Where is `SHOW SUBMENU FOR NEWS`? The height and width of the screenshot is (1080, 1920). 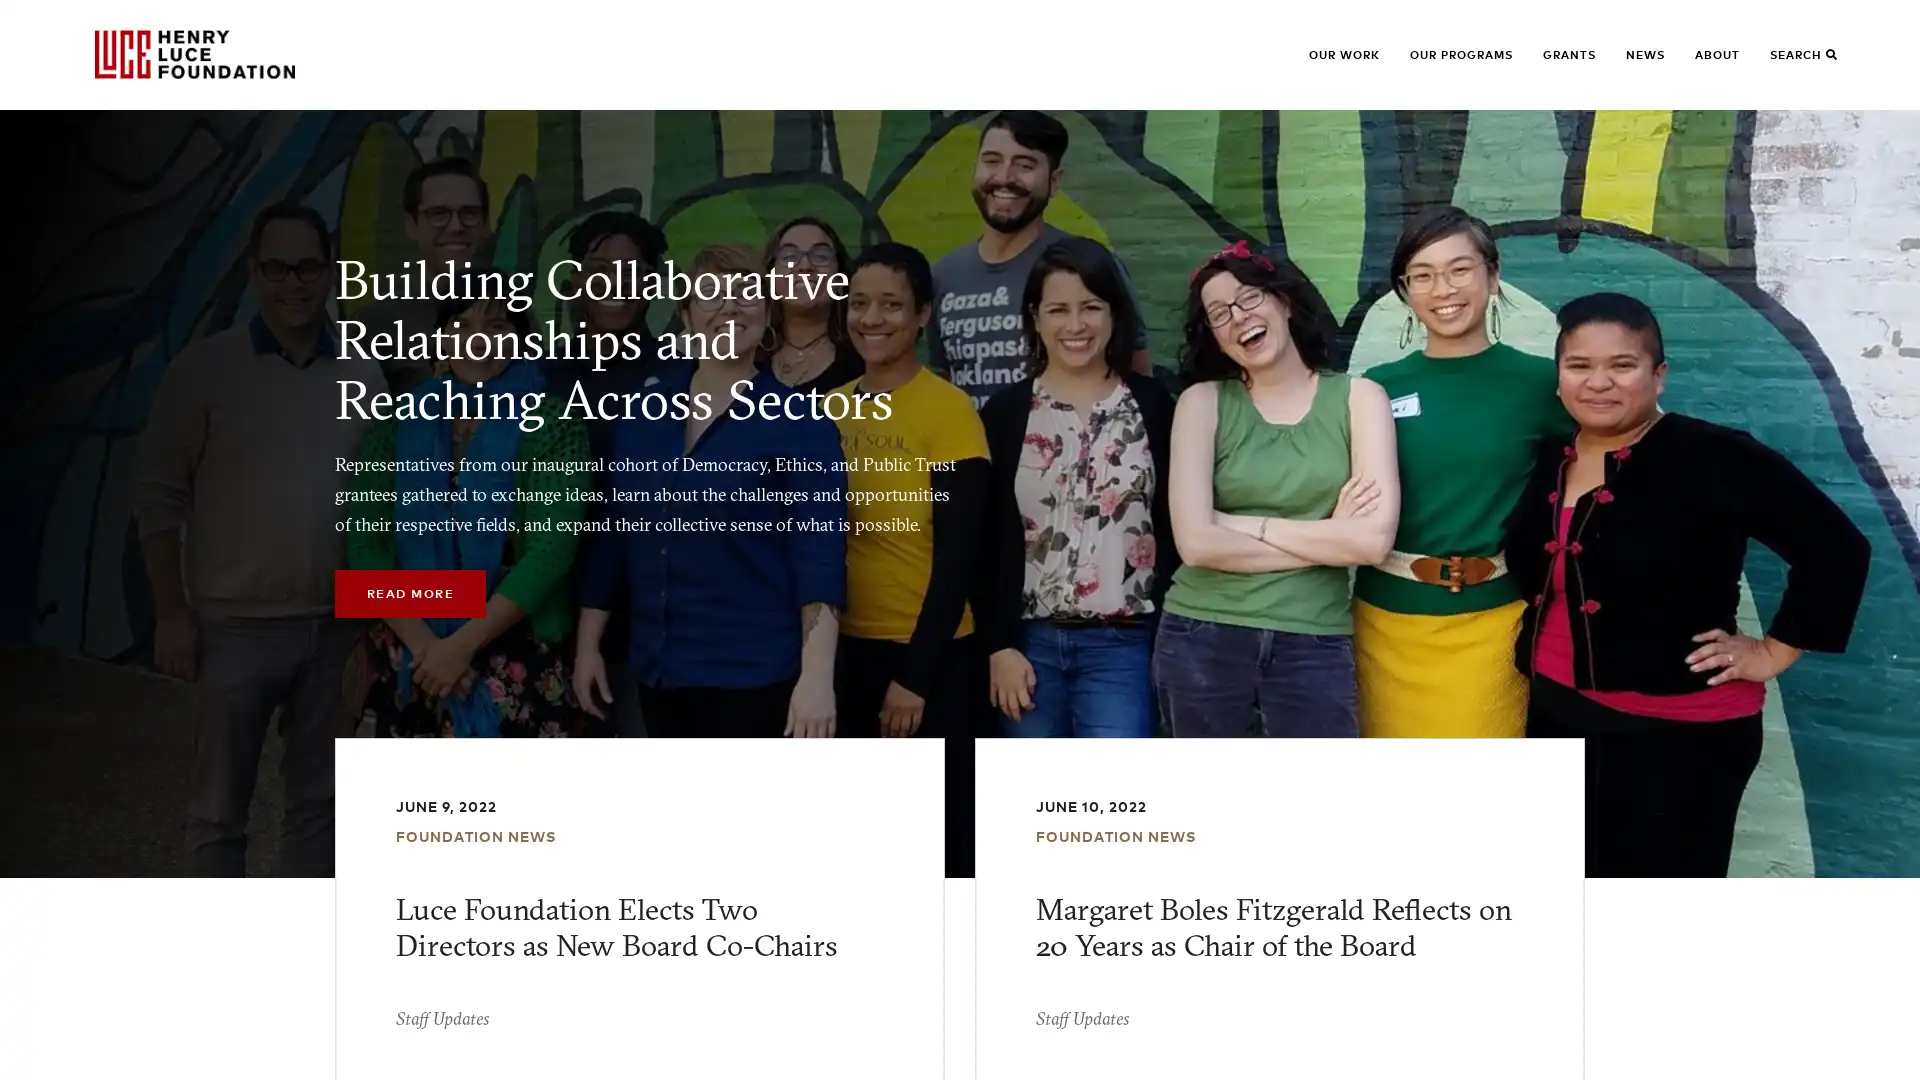
SHOW SUBMENU FOR NEWS is located at coordinates (1657, 63).